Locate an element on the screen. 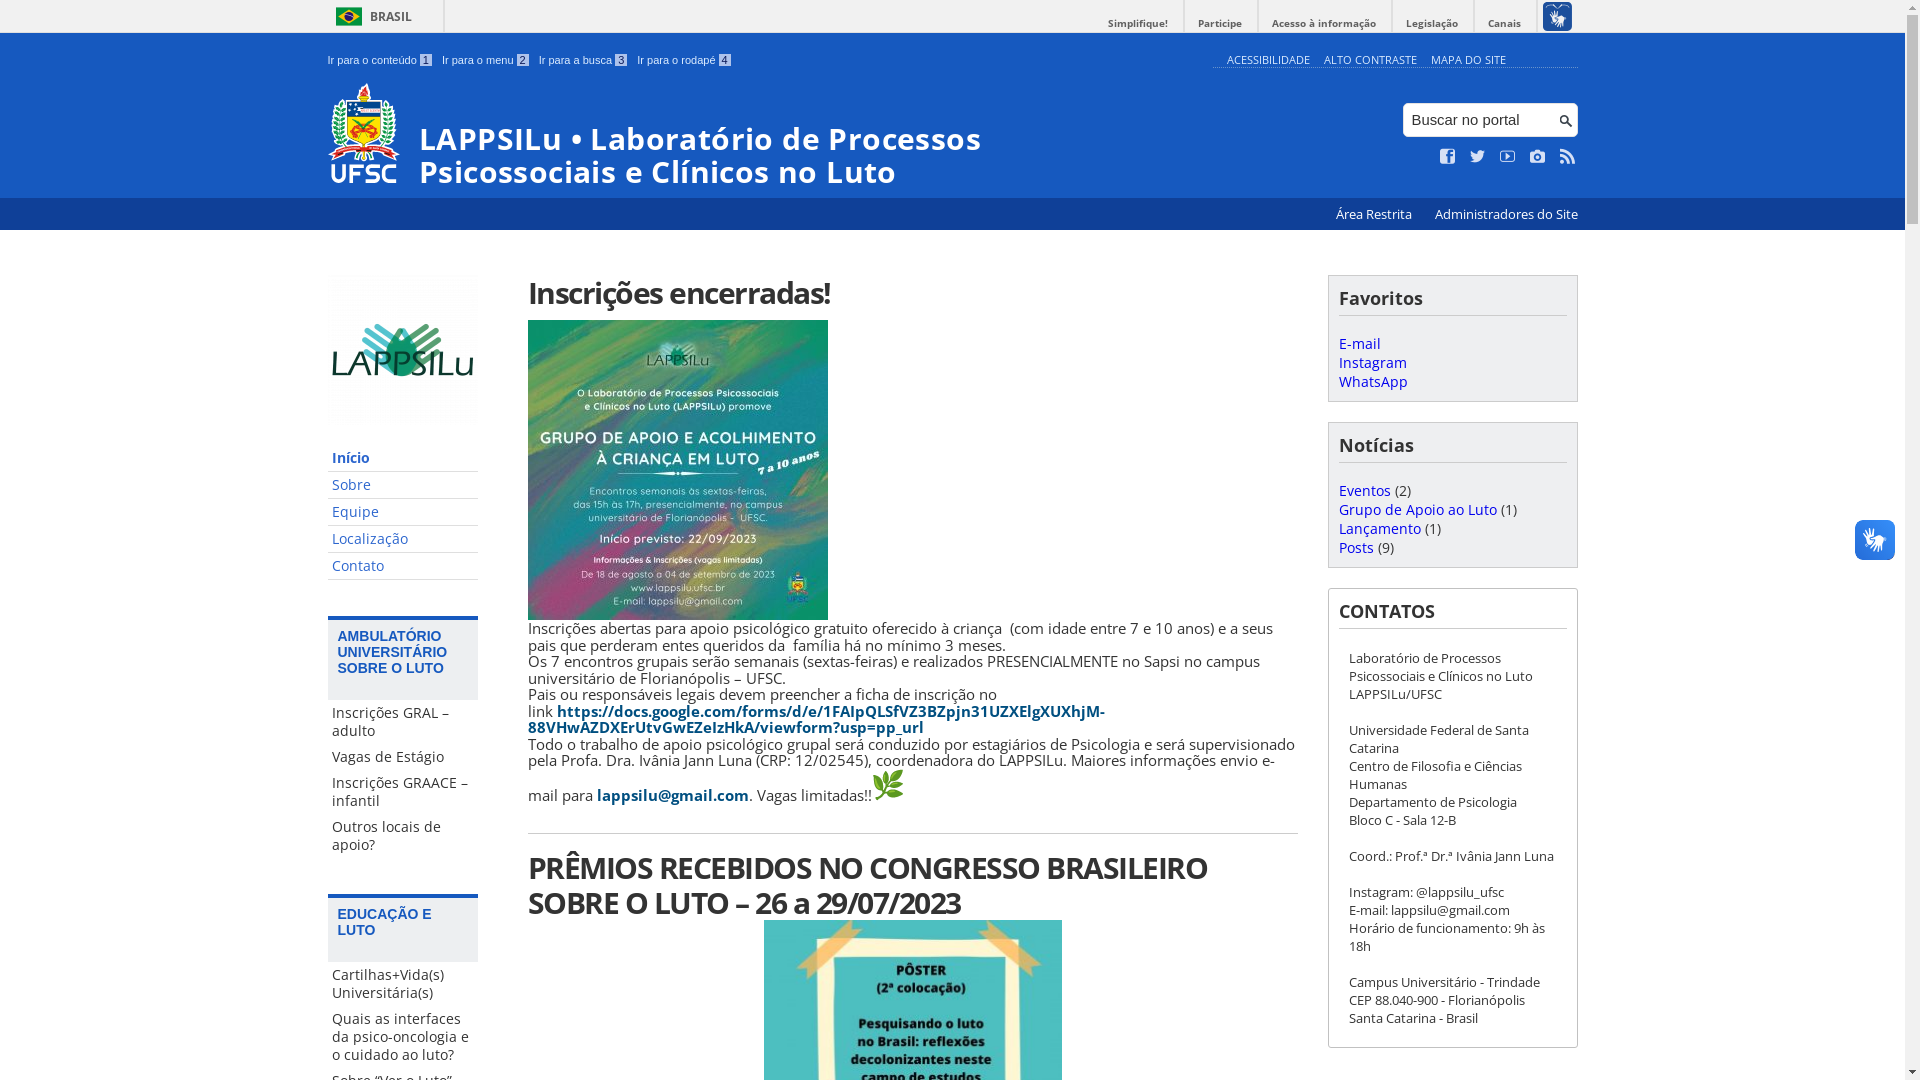 The width and height of the screenshot is (1920, 1080). 'Curta no Facebook' is located at coordinates (1448, 156).